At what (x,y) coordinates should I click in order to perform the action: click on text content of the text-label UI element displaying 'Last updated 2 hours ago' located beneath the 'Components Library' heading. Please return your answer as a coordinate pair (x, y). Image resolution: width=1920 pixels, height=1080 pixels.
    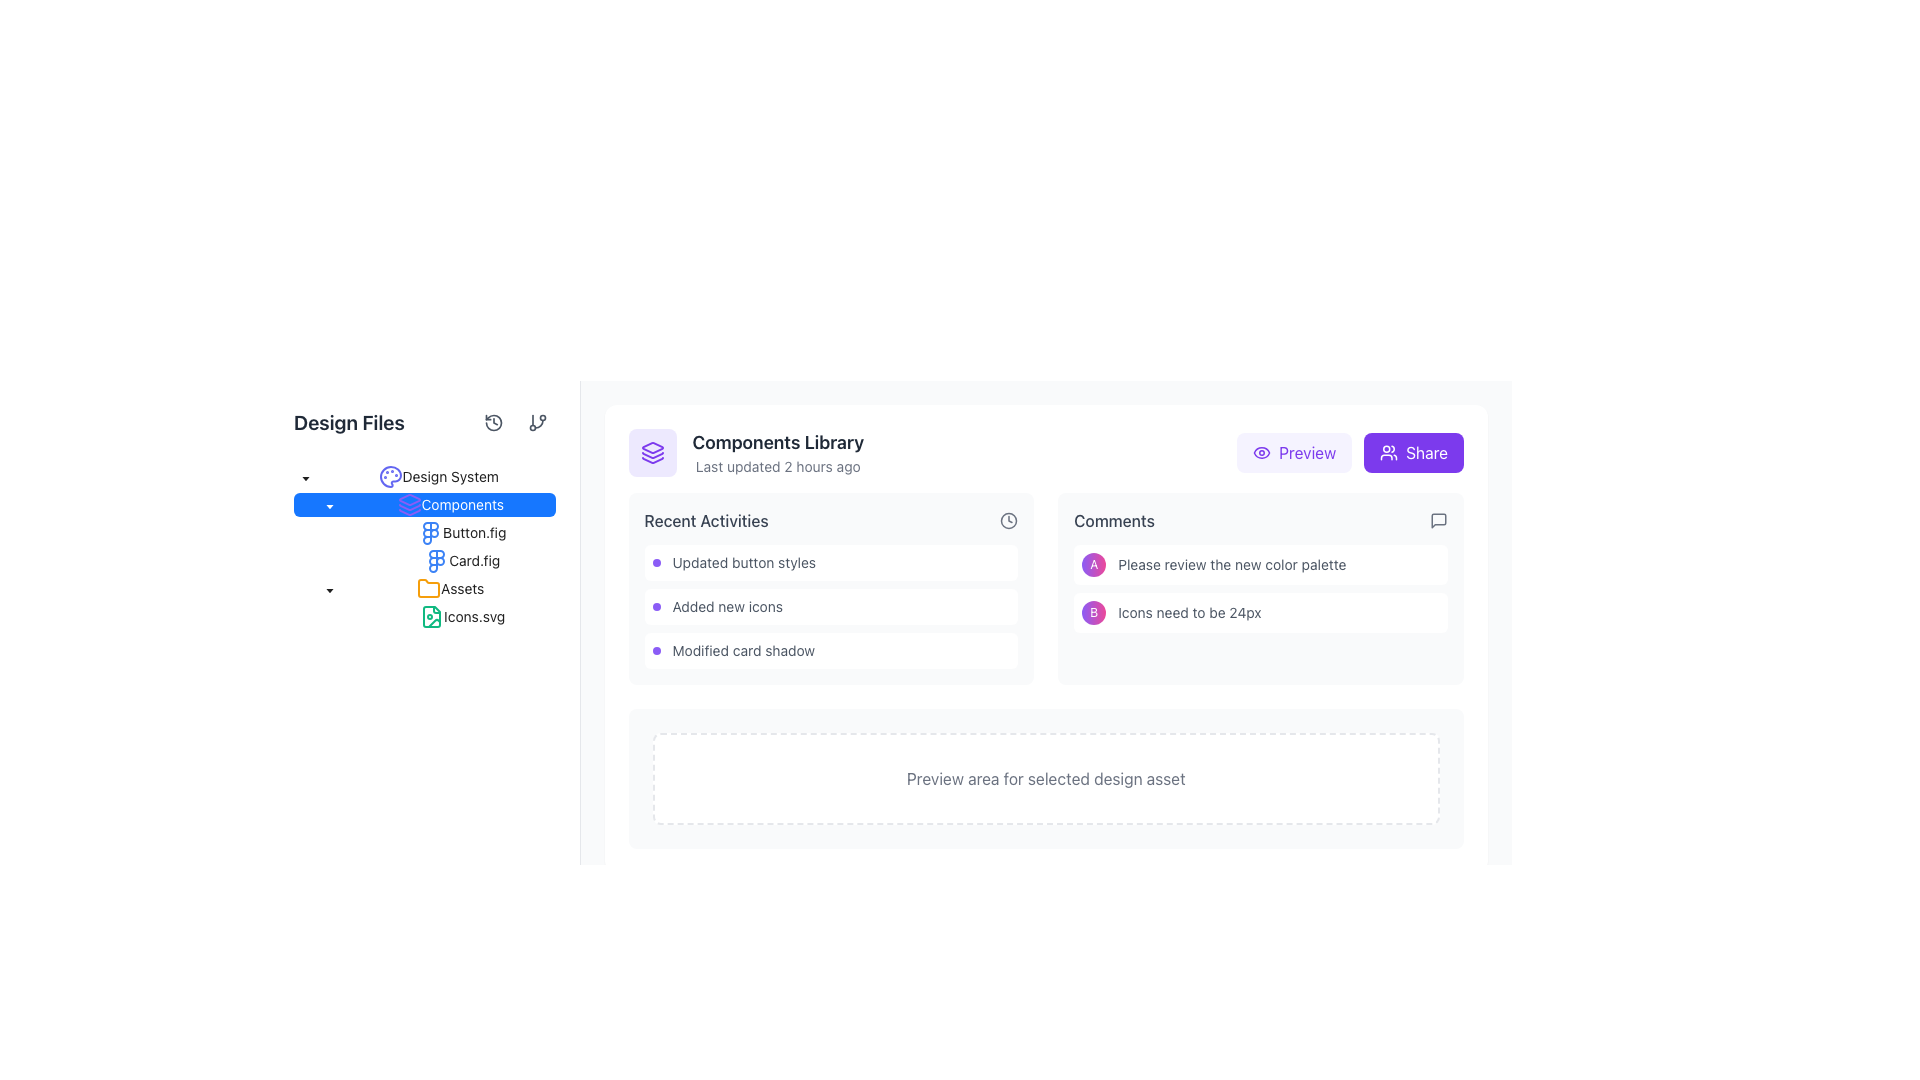
    Looking at the image, I should click on (777, 466).